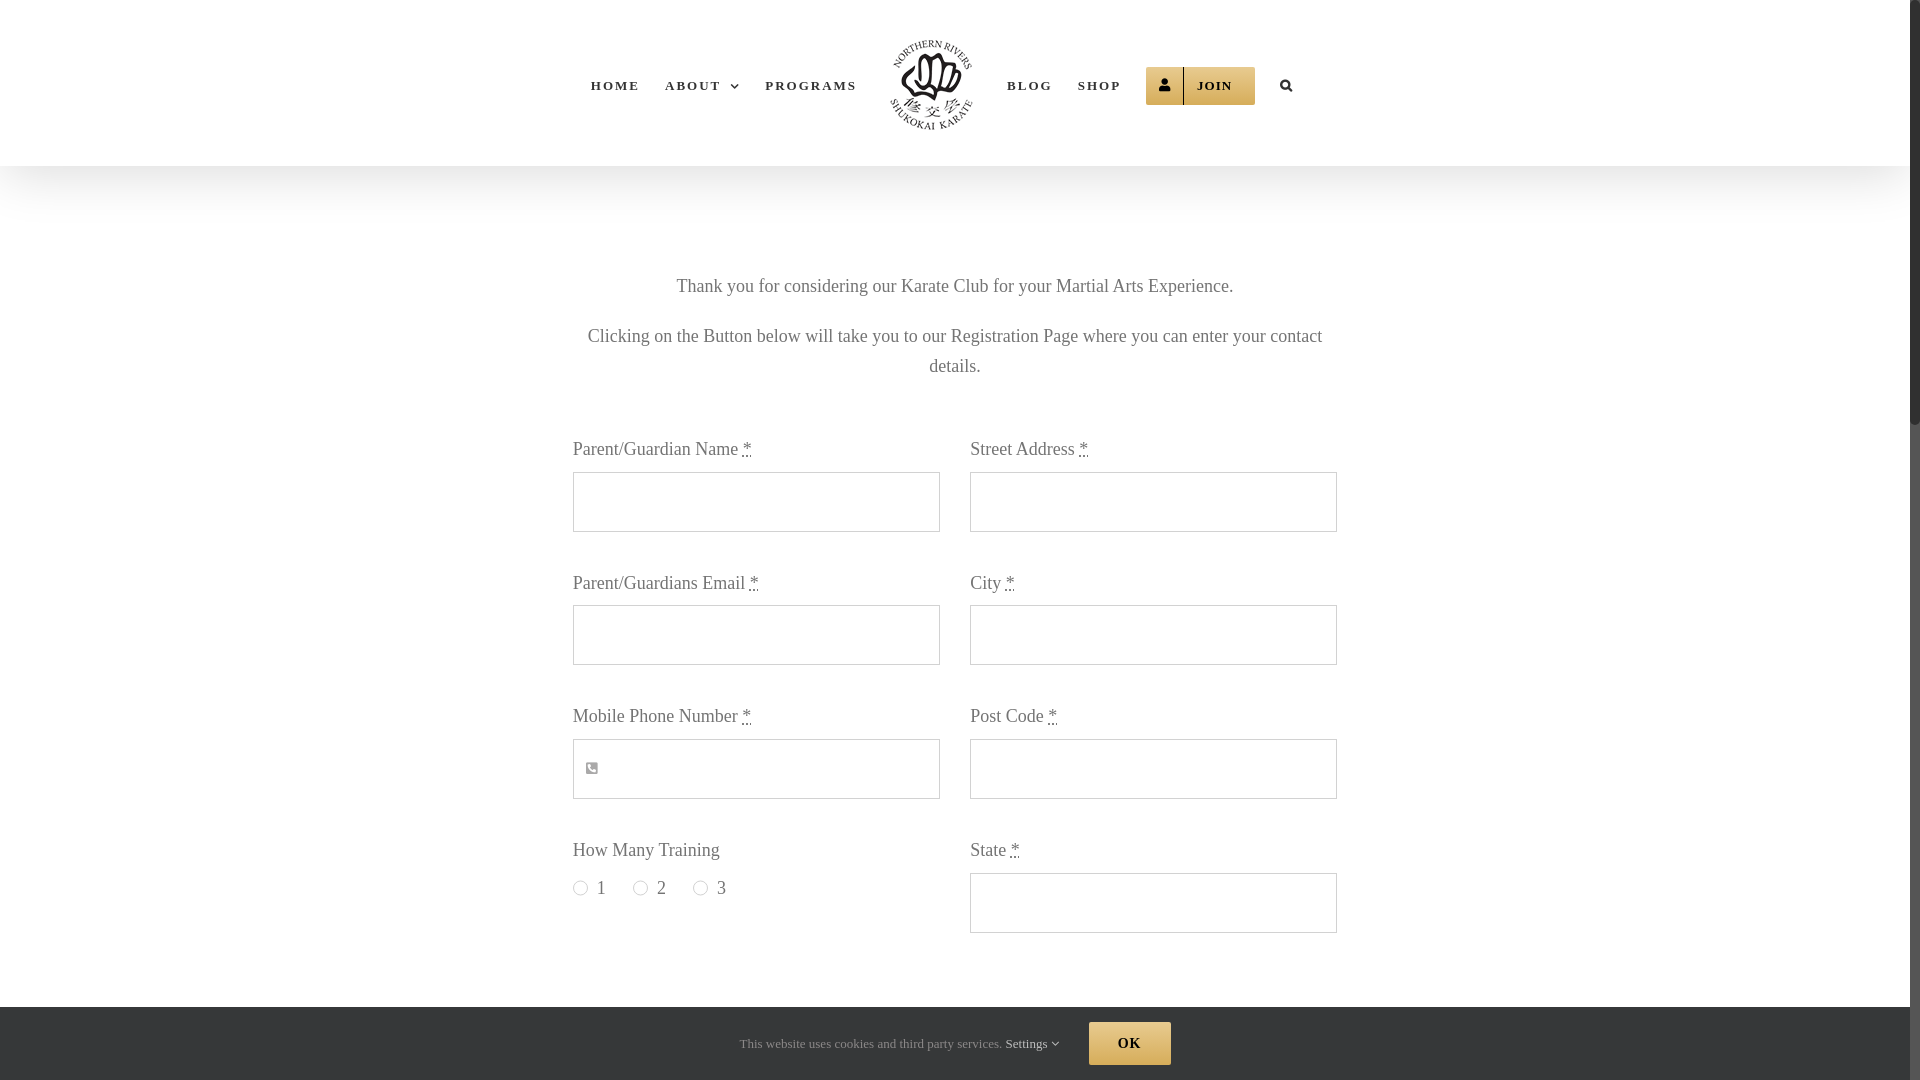 This screenshot has height=1080, width=1920. Describe the element at coordinates (702, 82) in the screenshot. I see `'ABOUT'` at that location.